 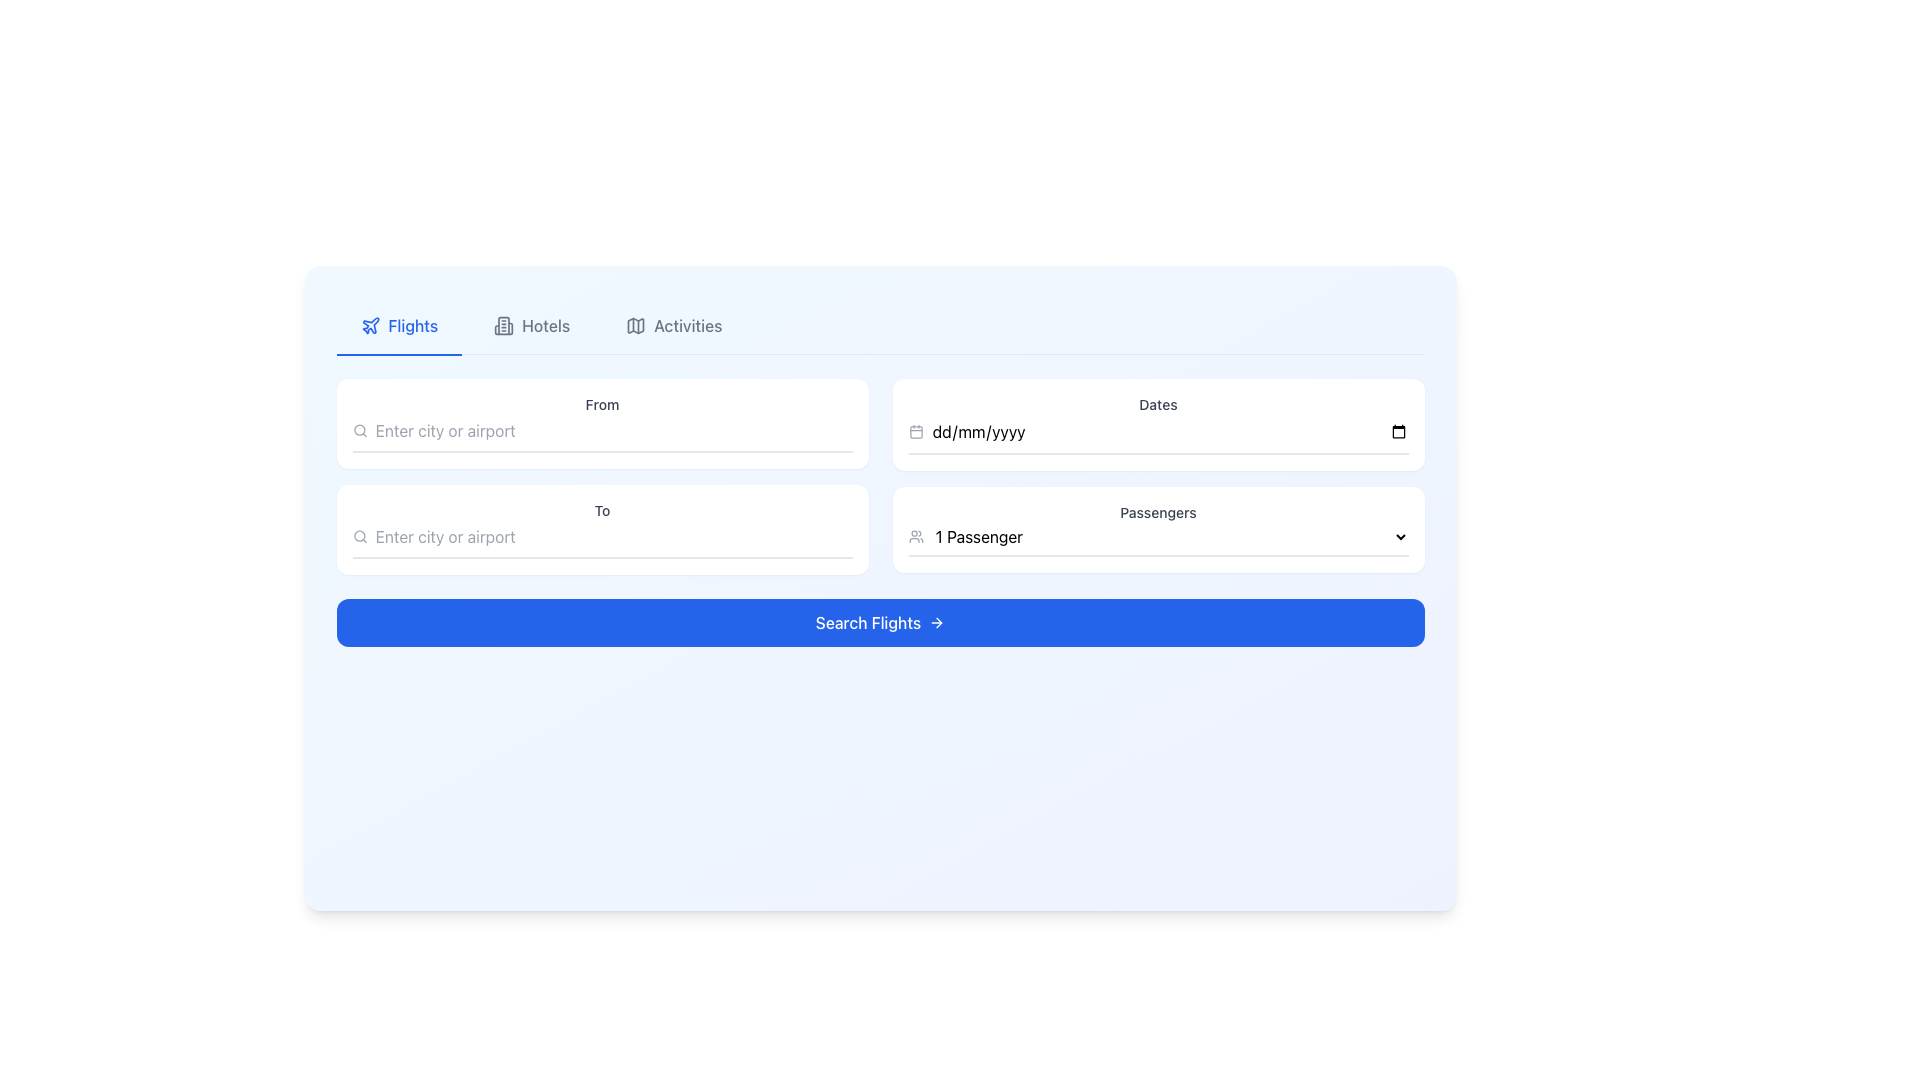 What do you see at coordinates (504, 325) in the screenshot?
I see `the 'Hotels' SVG-based icon located near the top-center of the interface, positioned between the 'Flights' and 'Activities' tabs` at bounding box center [504, 325].